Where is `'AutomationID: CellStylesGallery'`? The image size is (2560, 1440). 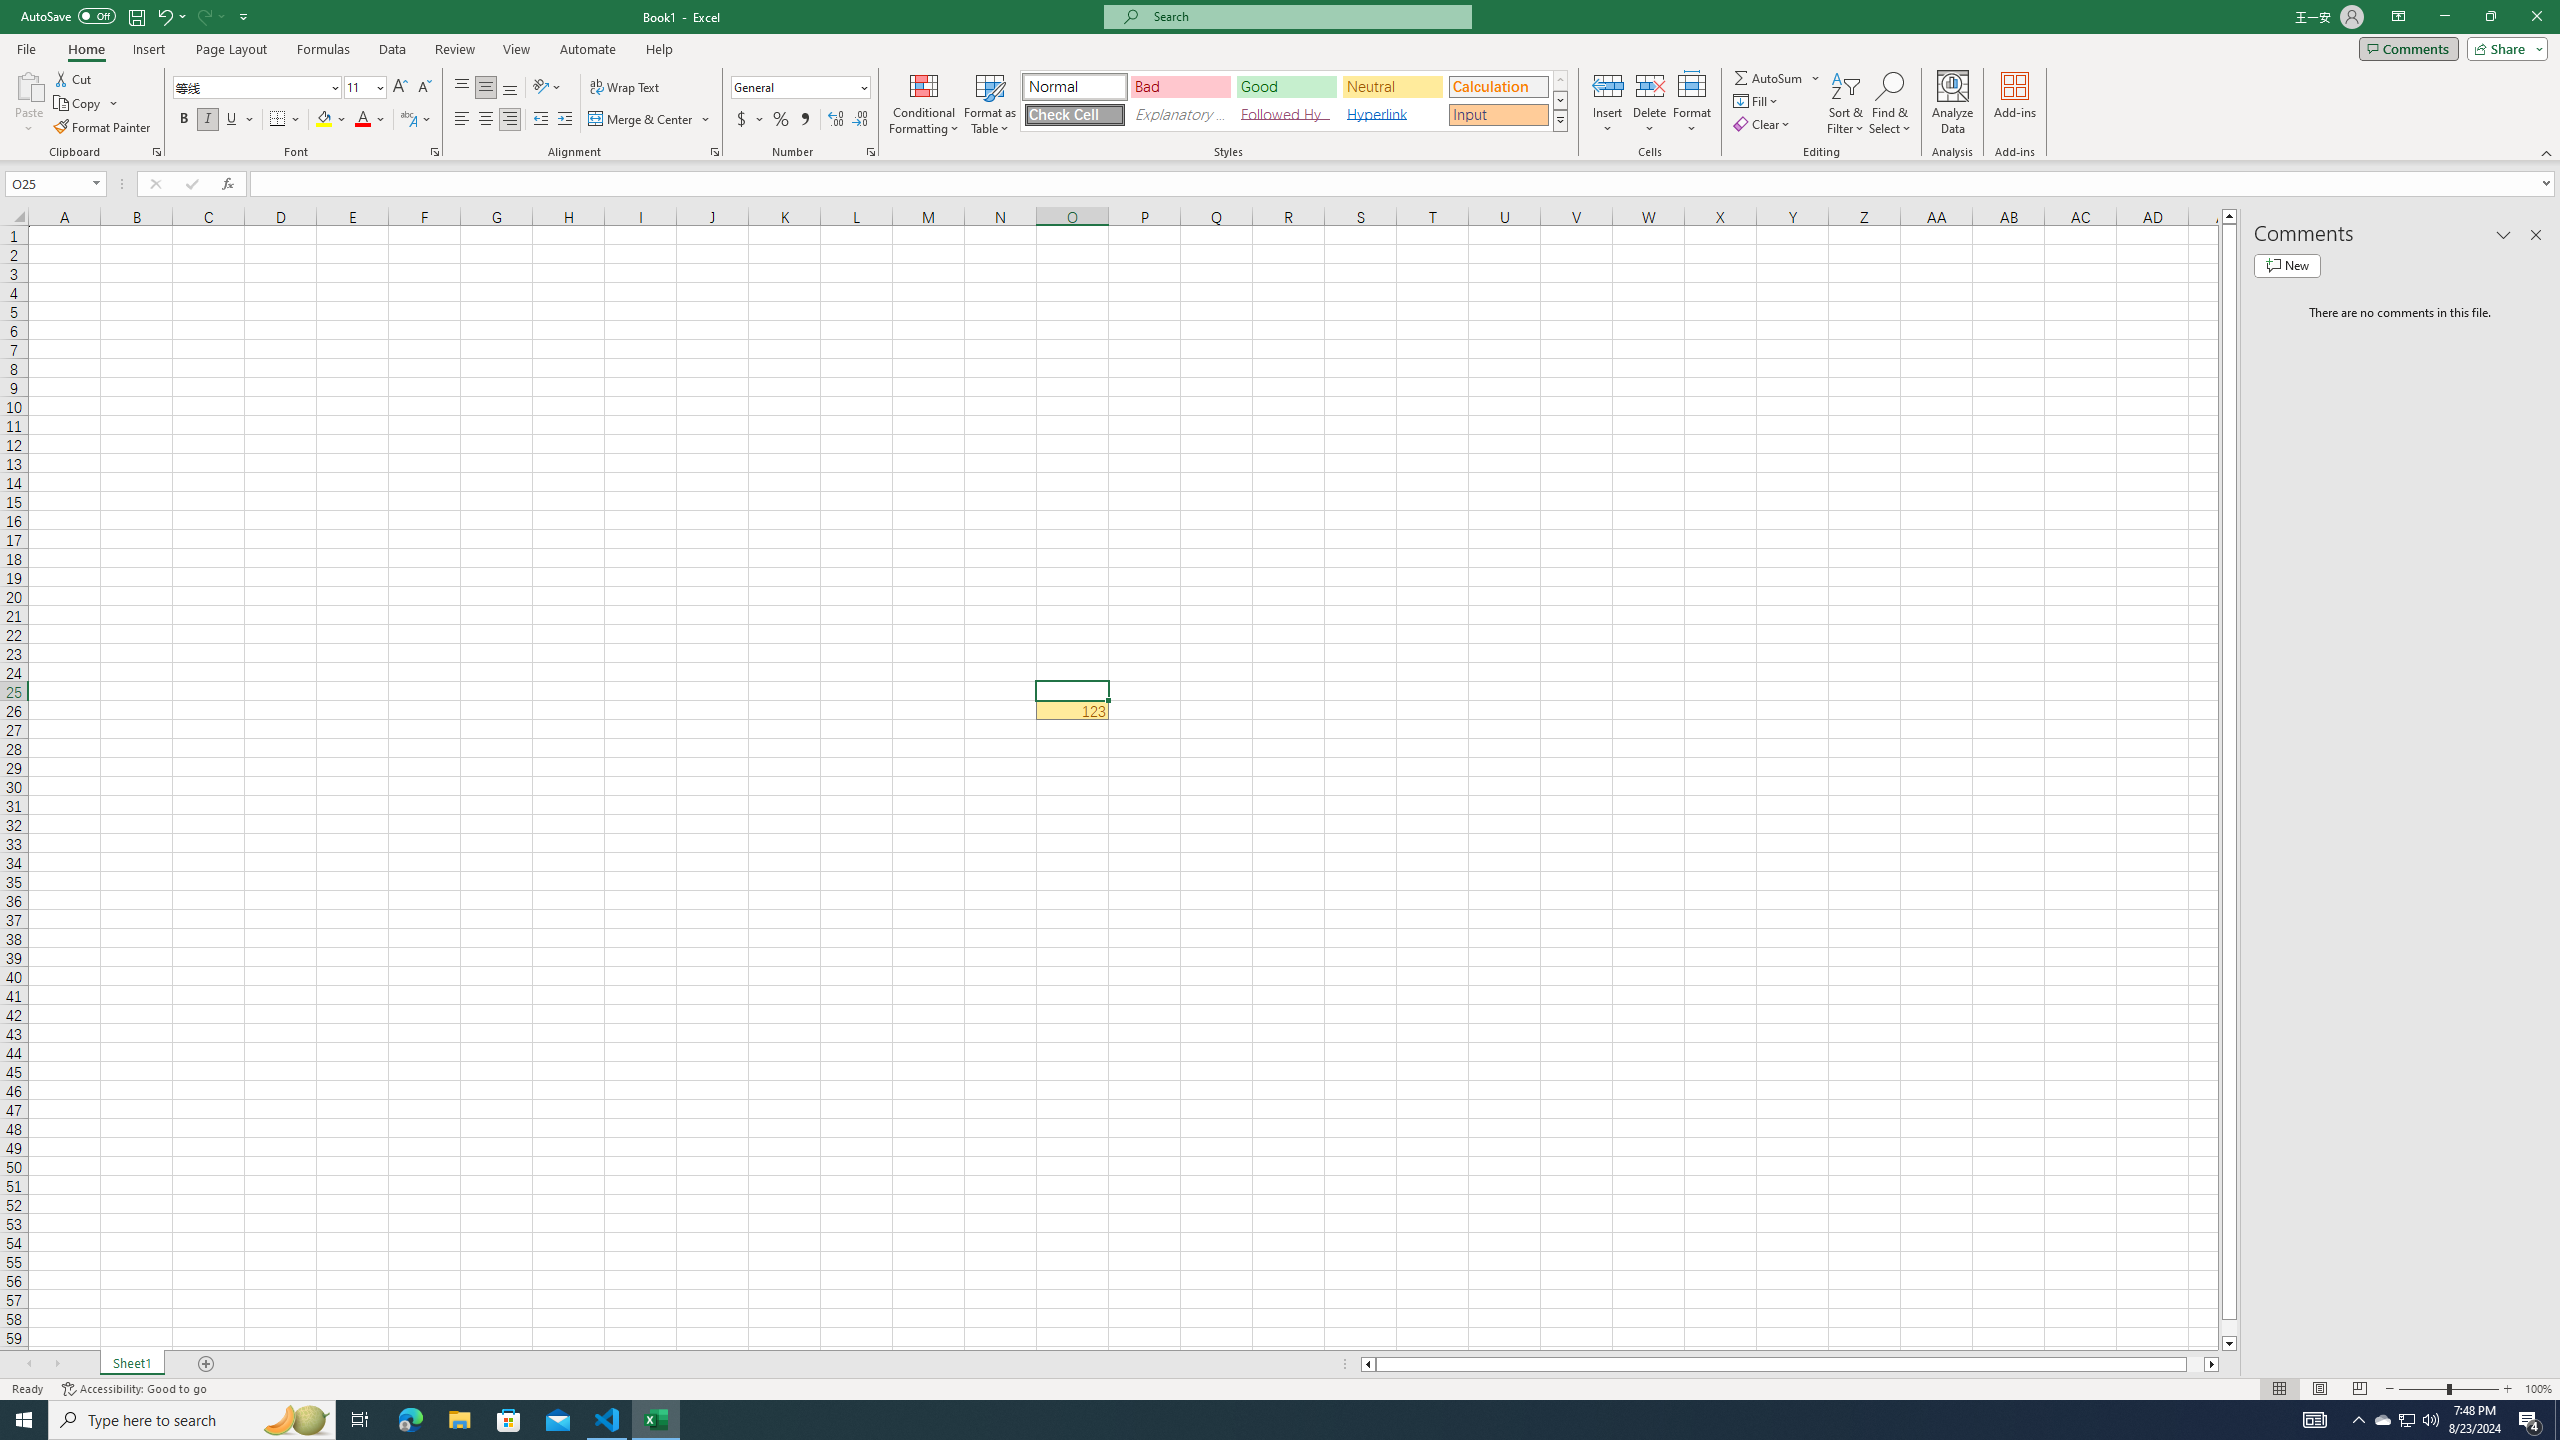
'AutomationID: CellStylesGallery' is located at coordinates (1295, 100).